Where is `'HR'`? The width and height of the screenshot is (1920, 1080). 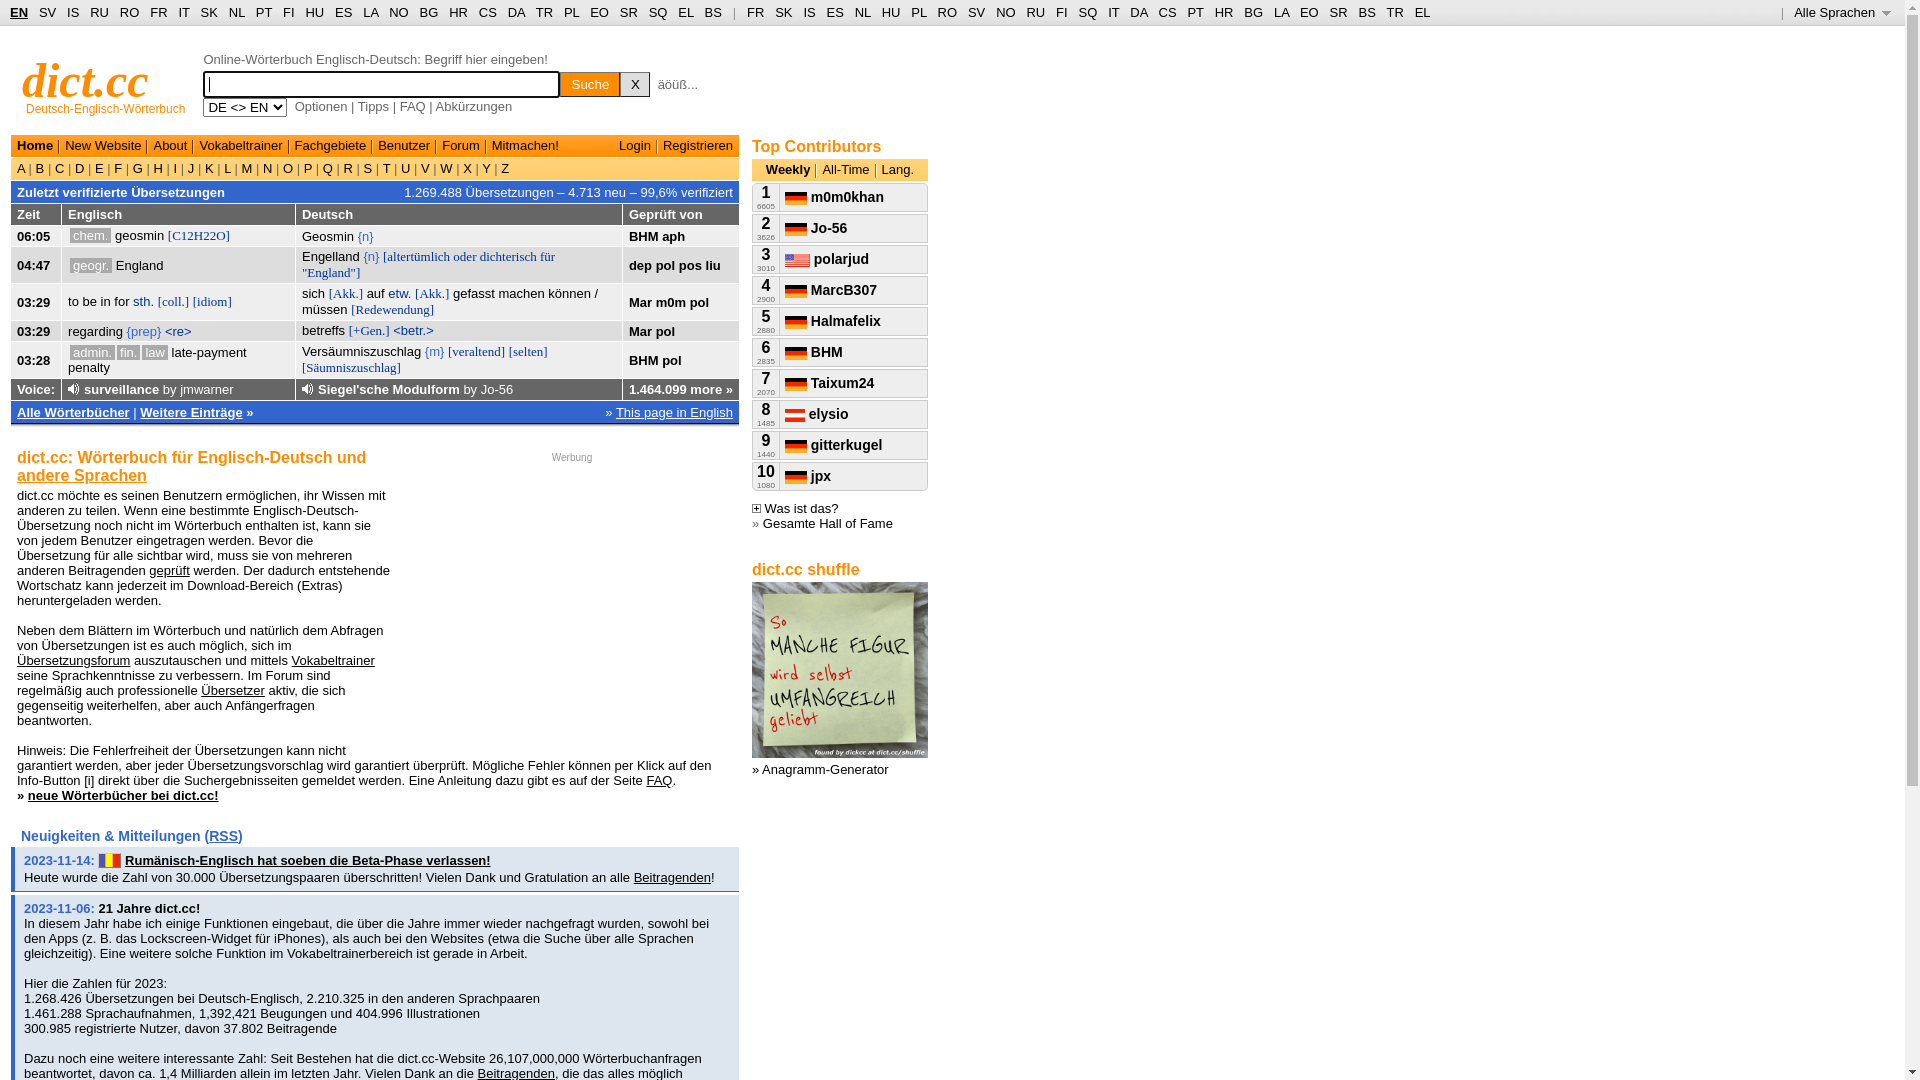 'HR' is located at coordinates (448, 12).